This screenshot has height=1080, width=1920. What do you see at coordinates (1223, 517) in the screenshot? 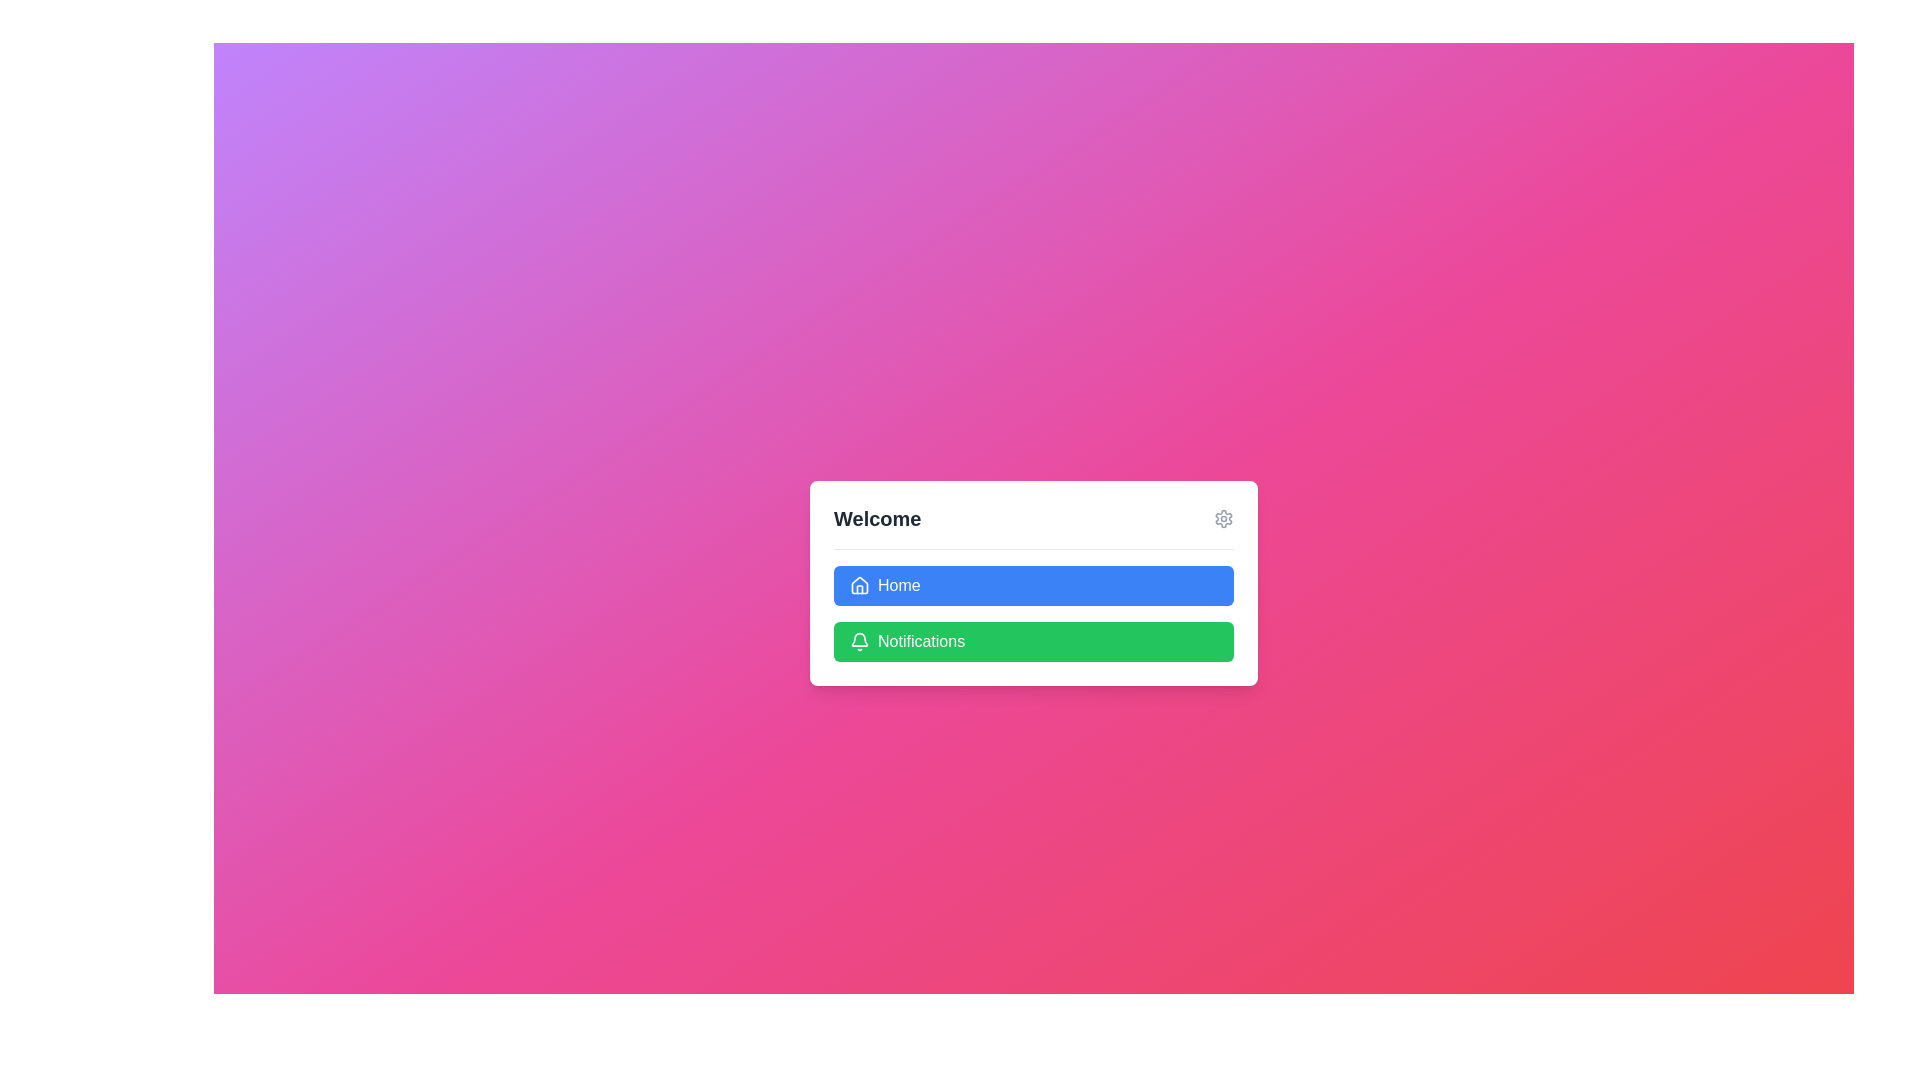
I see `the small circular gear icon button located in the upper right corner of the white rectangular box containing the text 'Welcome' to change its color` at bounding box center [1223, 517].